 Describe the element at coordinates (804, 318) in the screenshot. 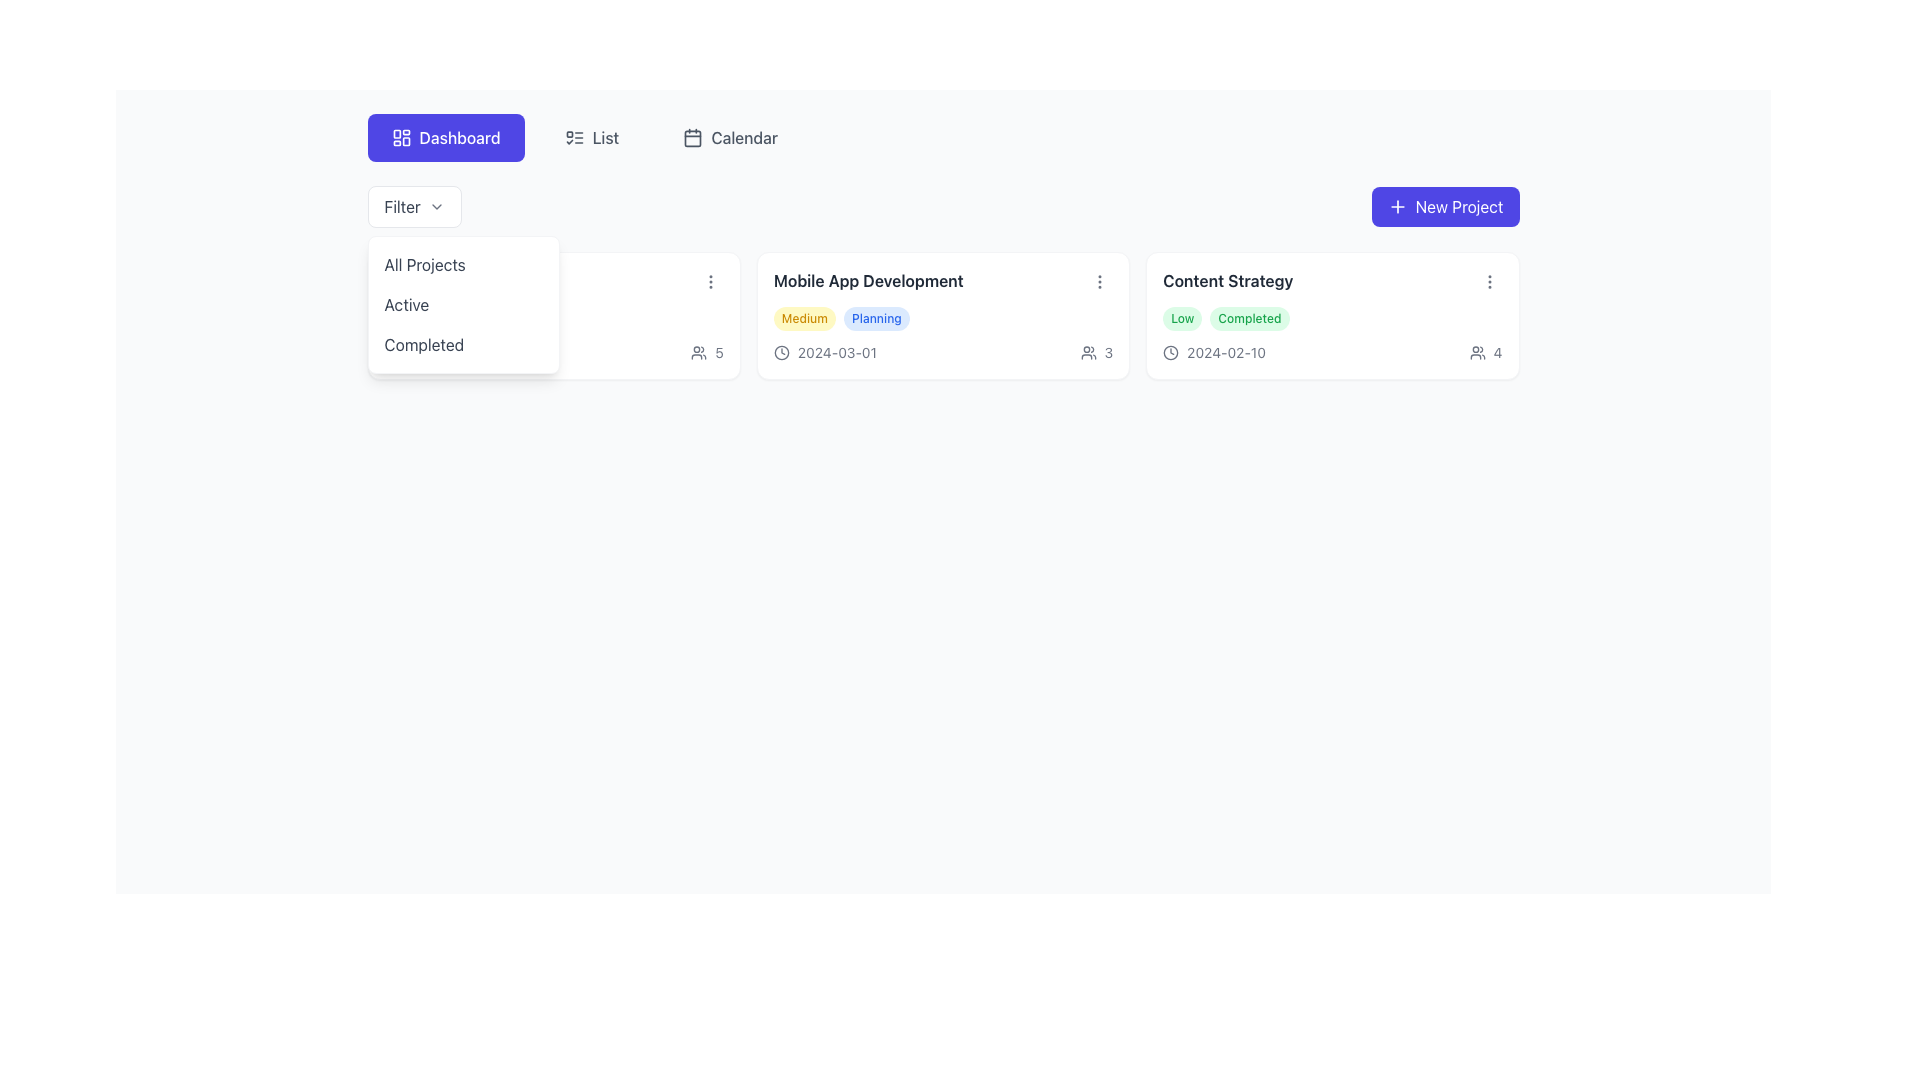

I see `the 'Medium' static tag or badge with a yellow background located in the 'Mobile App Development' card area, positioned at the top-left corner of the content panel` at that location.